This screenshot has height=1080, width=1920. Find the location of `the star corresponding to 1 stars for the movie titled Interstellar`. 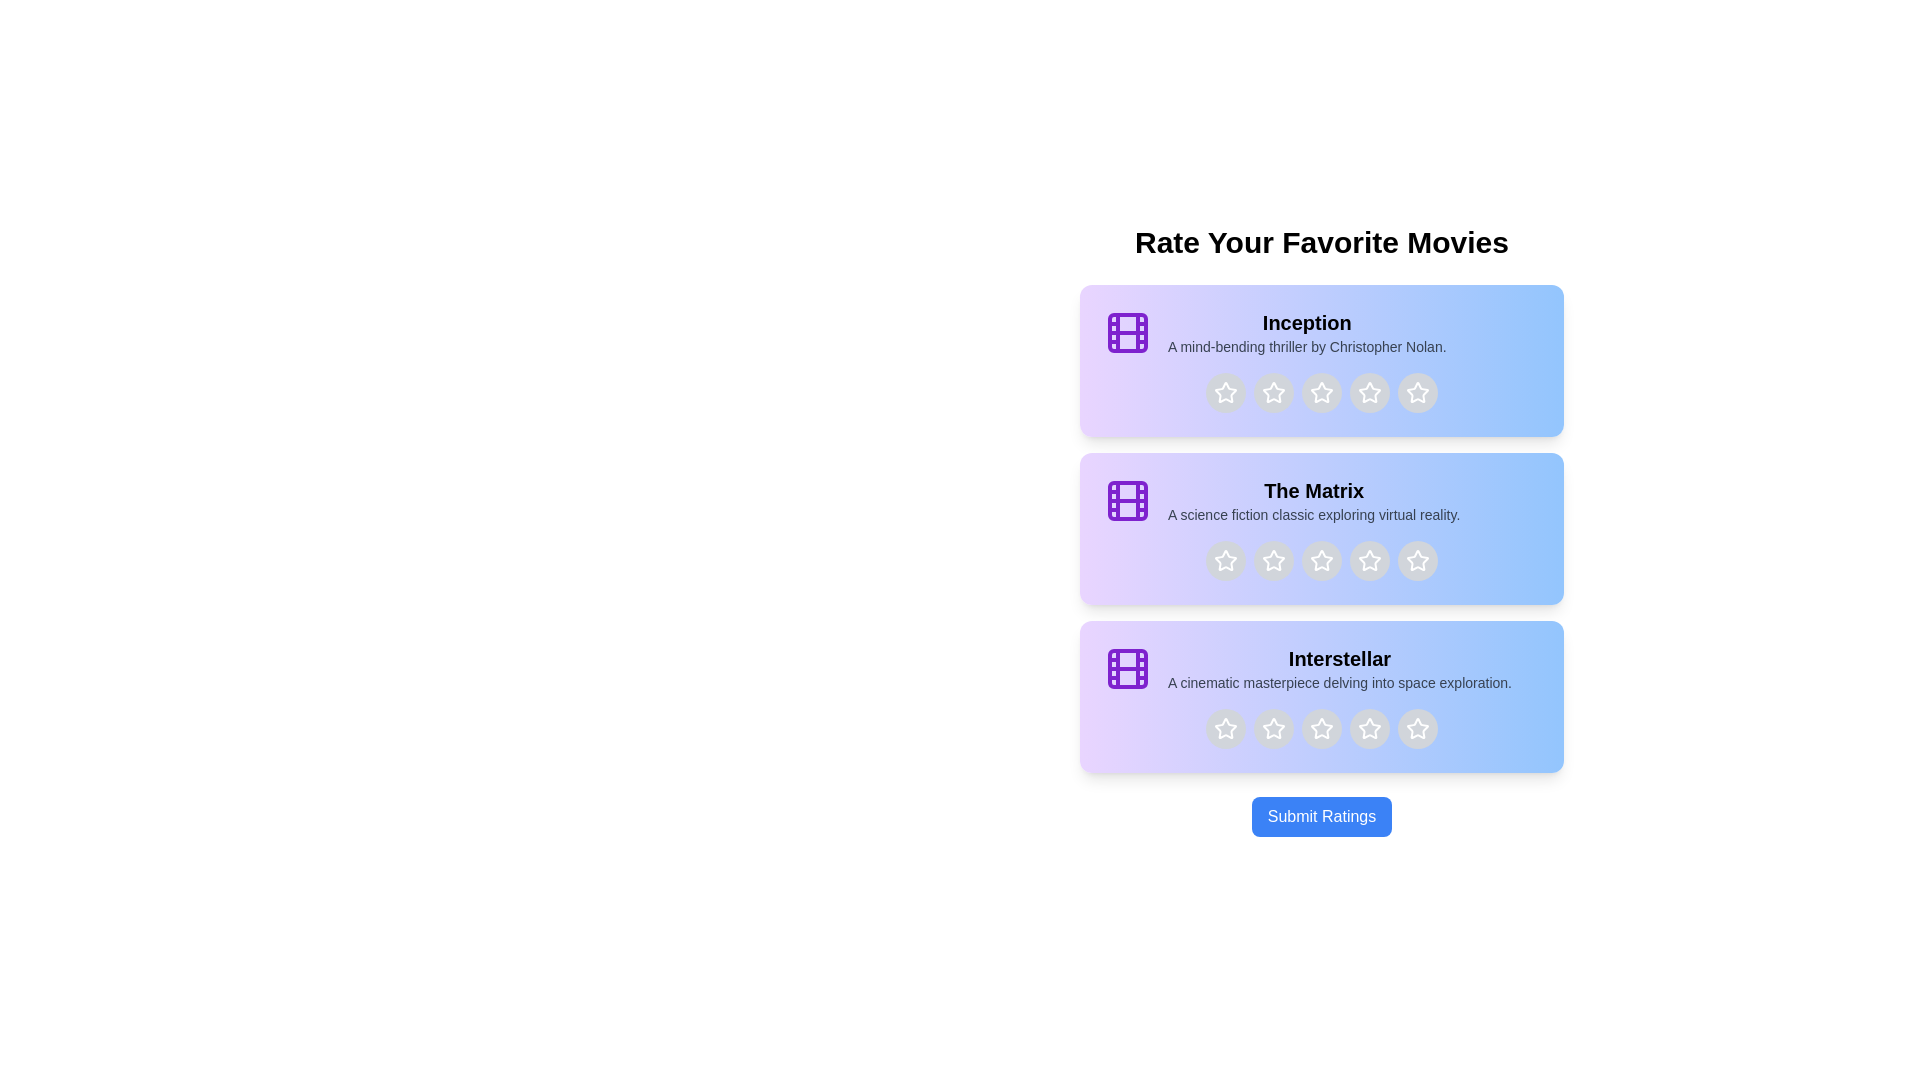

the star corresponding to 1 stars for the movie titled Interstellar is located at coordinates (1224, 729).